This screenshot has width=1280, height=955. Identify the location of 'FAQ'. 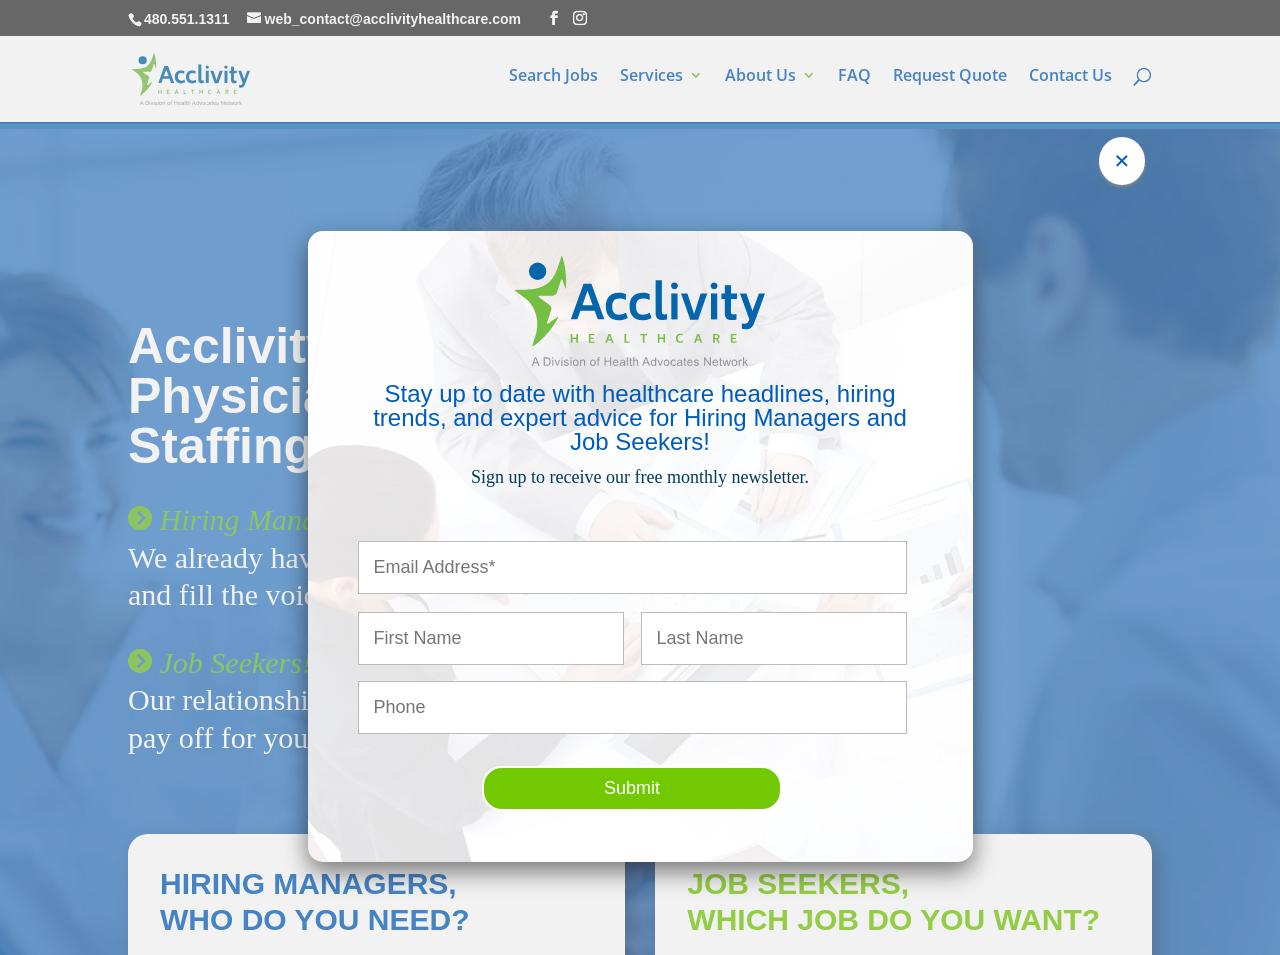
(854, 81).